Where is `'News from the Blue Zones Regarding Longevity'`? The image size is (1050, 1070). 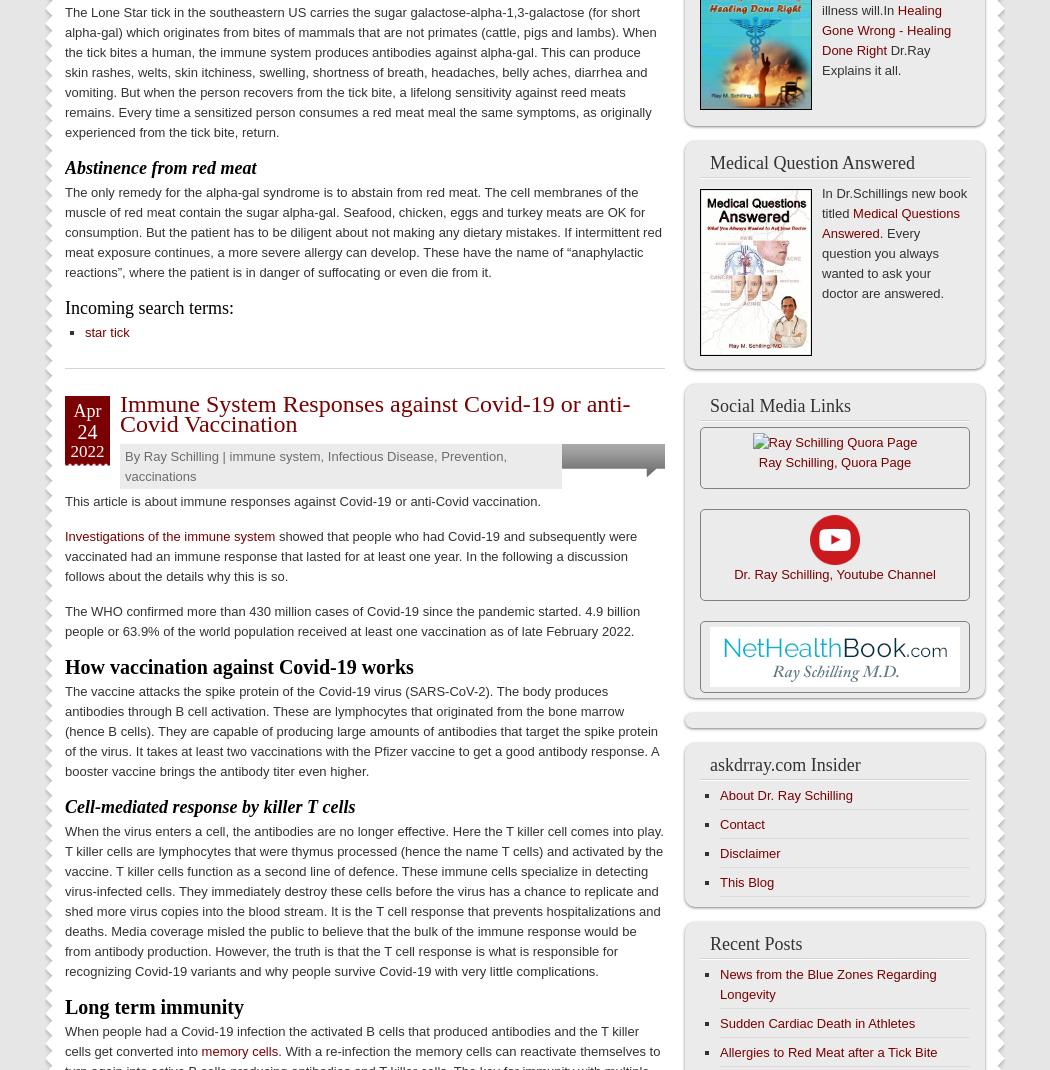
'News from the Blue Zones Regarding Longevity' is located at coordinates (828, 984).